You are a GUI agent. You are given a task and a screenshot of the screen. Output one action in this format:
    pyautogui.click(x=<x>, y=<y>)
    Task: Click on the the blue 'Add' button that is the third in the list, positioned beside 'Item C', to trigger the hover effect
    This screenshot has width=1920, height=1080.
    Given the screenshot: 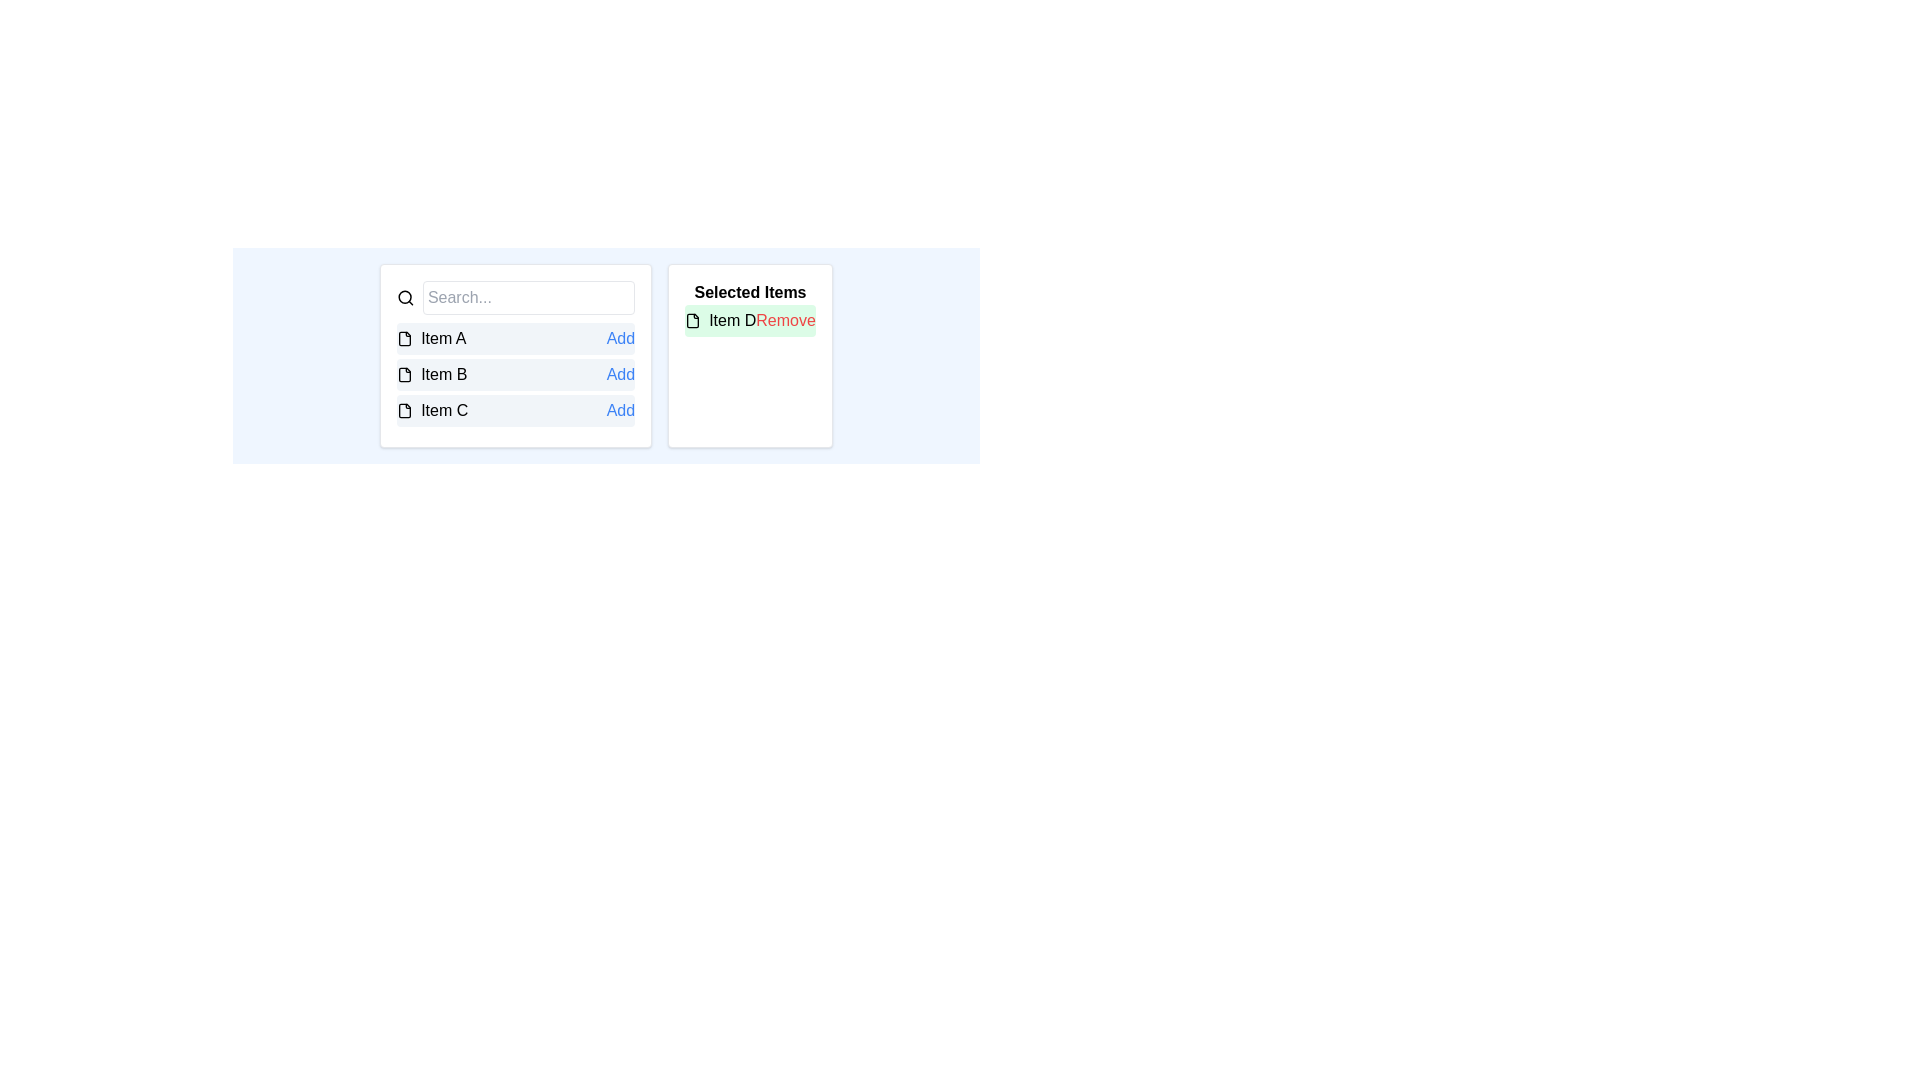 What is the action you would take?
    pyautogui.click(x=619, y=410)
    